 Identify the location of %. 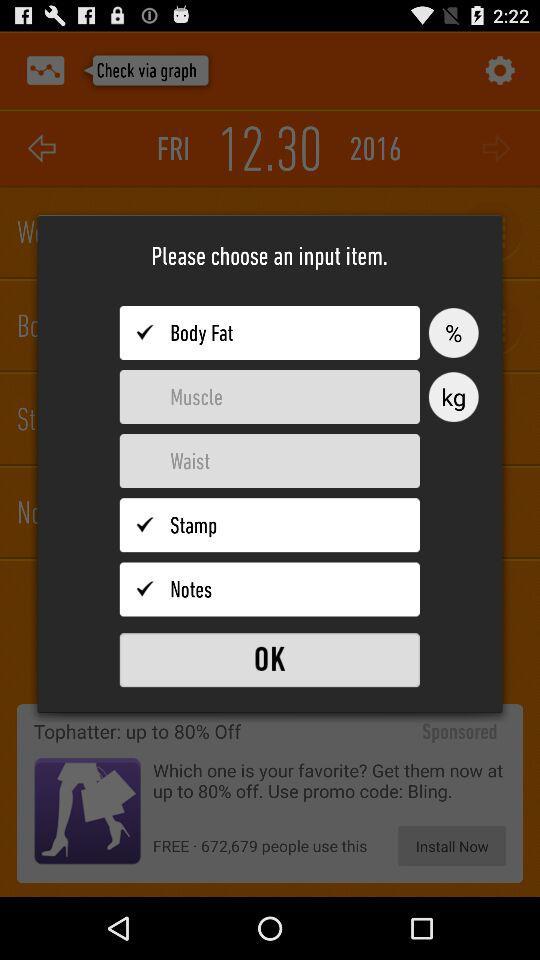
(453, 333).